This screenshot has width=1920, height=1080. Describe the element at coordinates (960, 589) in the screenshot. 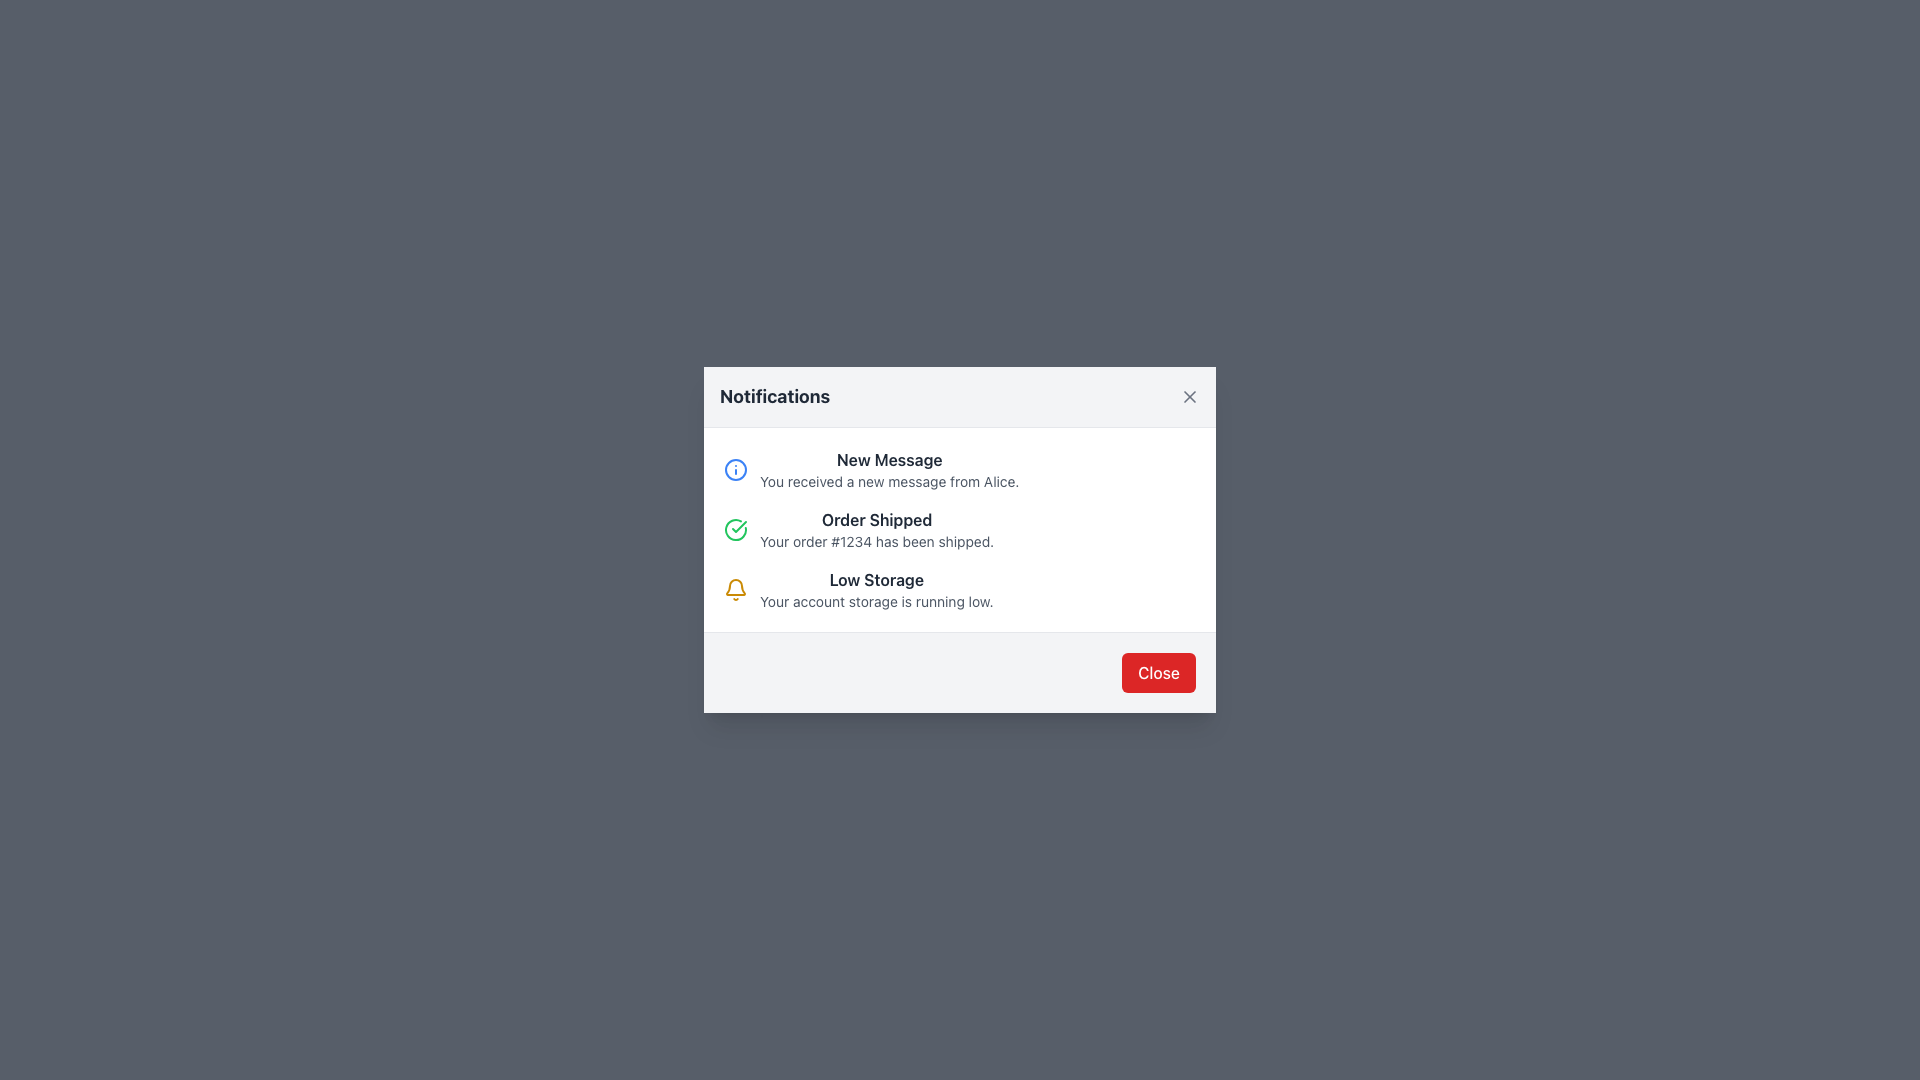

I see `the 'Low Storage' notification alert, which features a yellow bell icon and bold text, positioned third in the notification list` at that location.